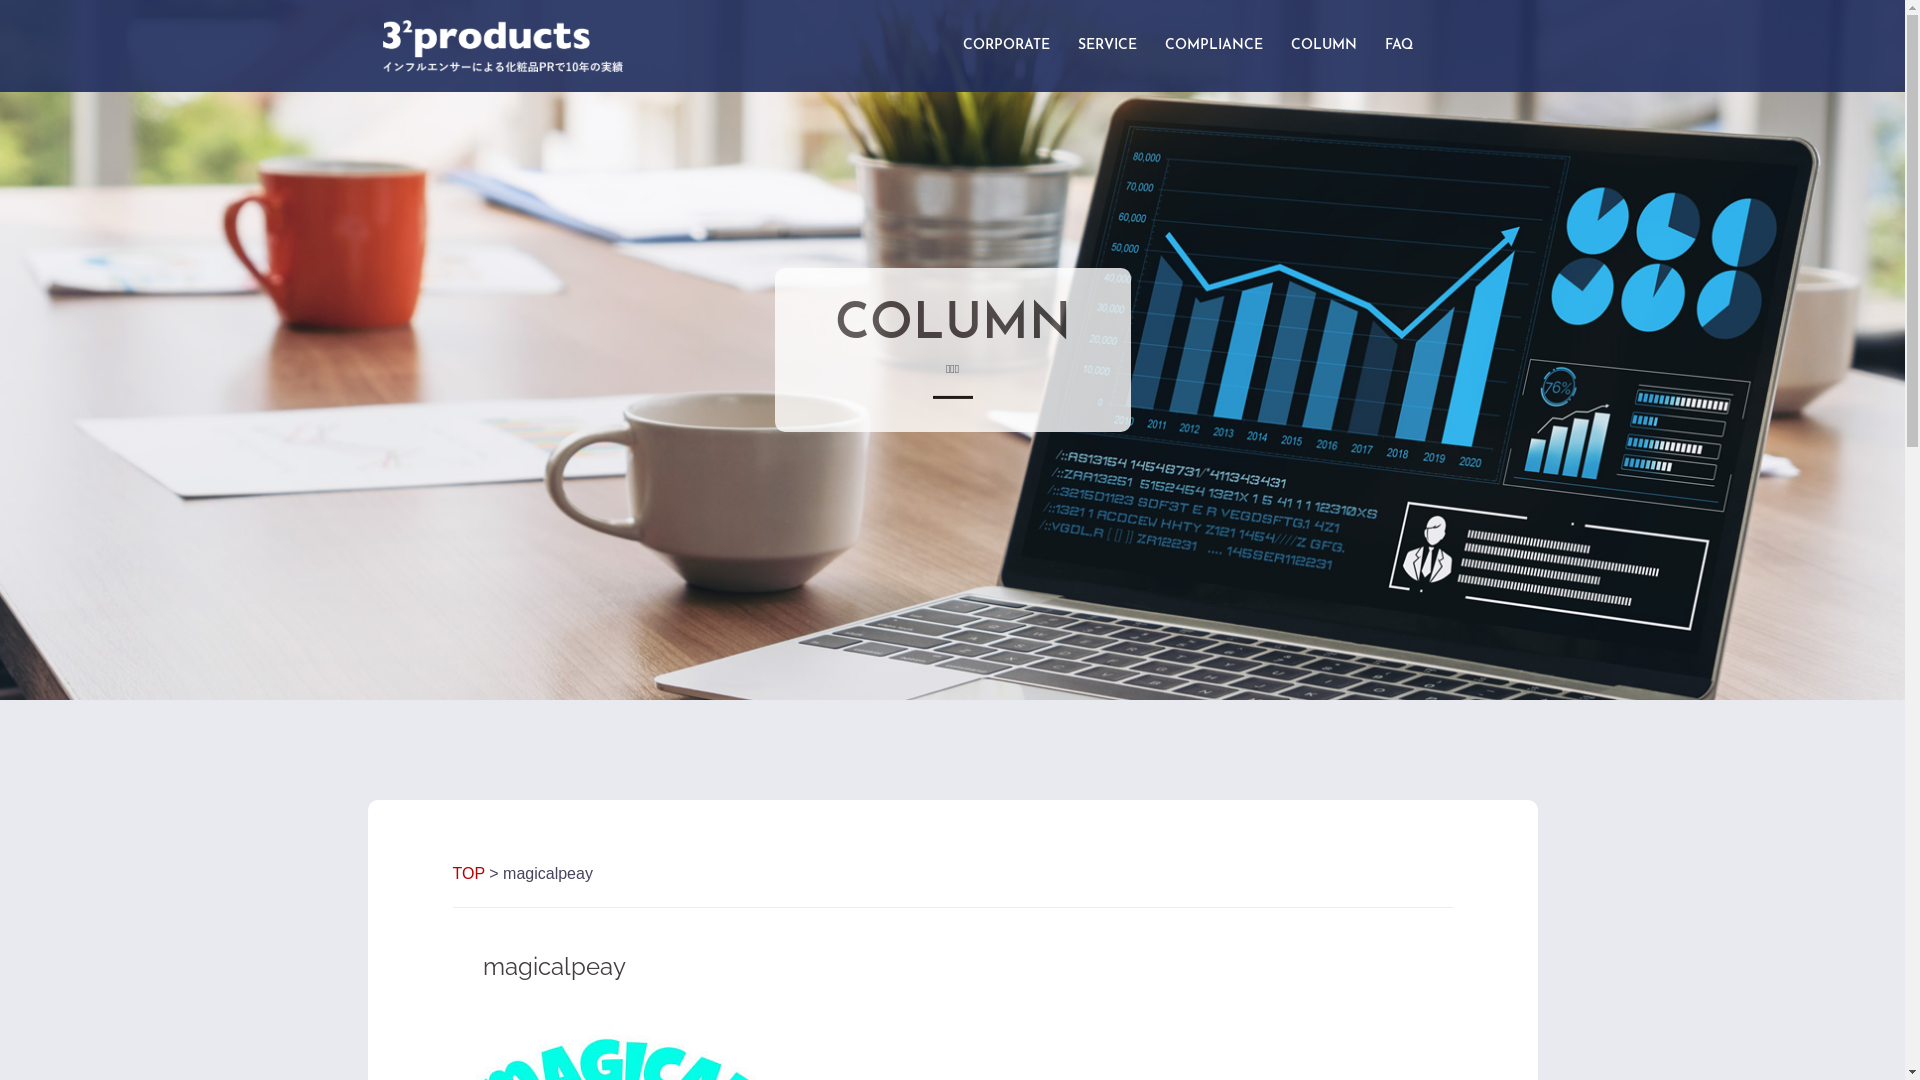  What do you see at coordinates (1005, 45) in the screenshot?
I see `'CORPORATE'` at bounding box center [1005, 45].